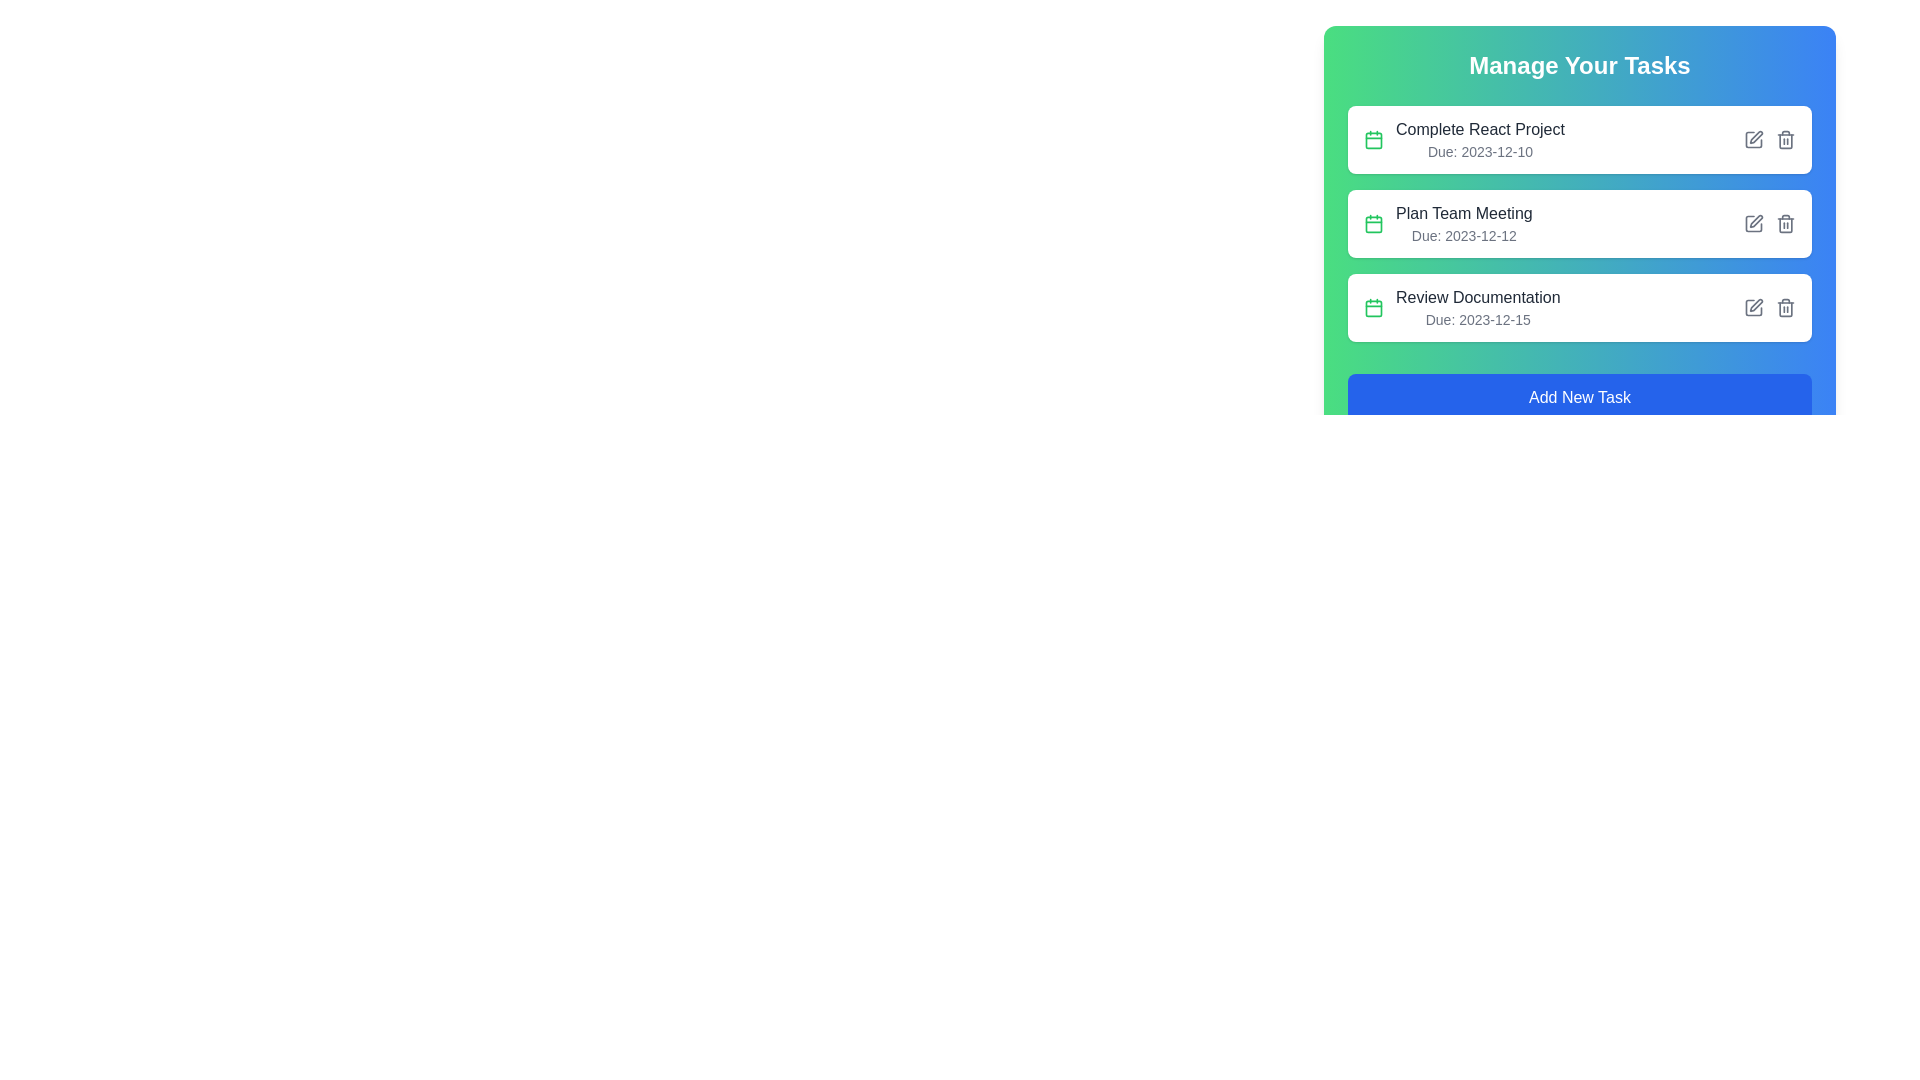  What do you see at coordinates (1372, 223) in the screenshot?
I see `the due date icon for the task 'Plan Team Meeting', located in the left section of the second task item in the task list` at bounding box center [1372, 223].